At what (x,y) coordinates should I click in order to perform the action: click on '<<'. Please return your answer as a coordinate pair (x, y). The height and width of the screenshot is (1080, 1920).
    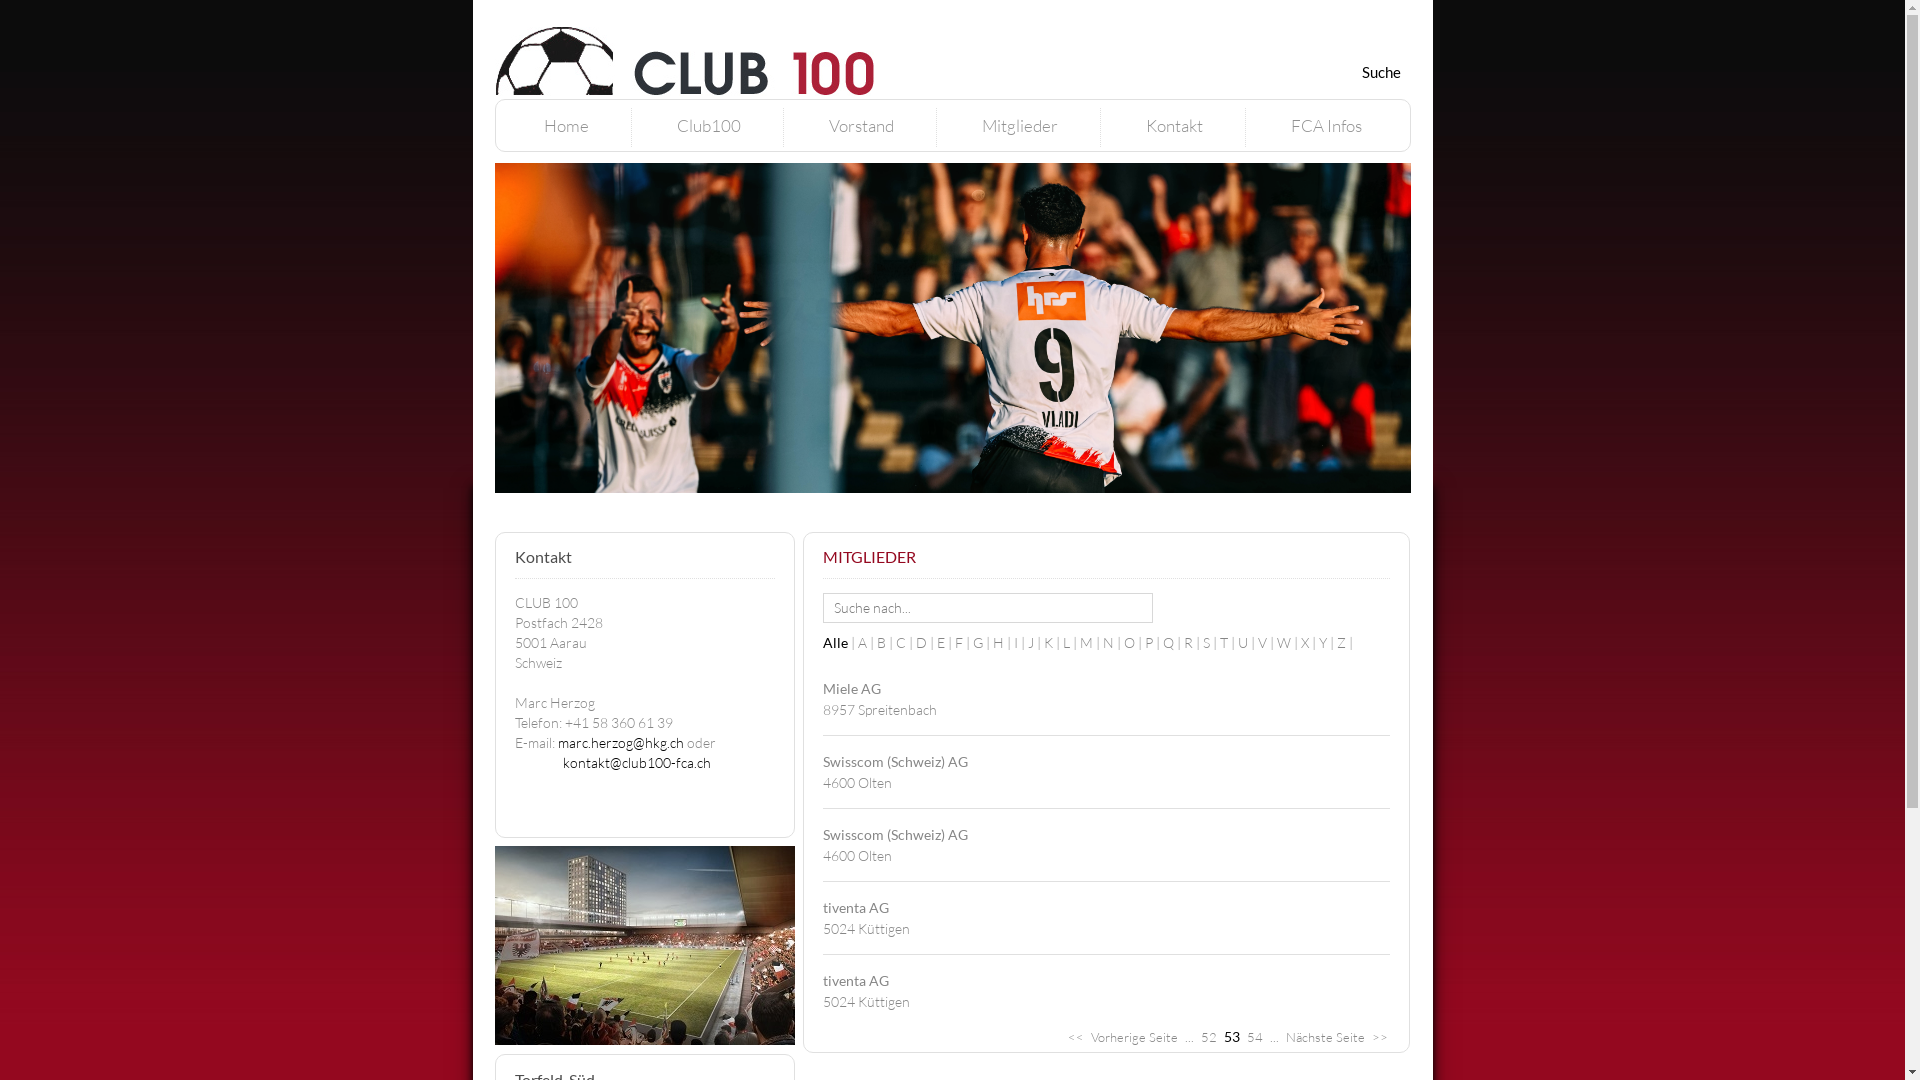
    Looking at the image, I should click on (1074, 1036).